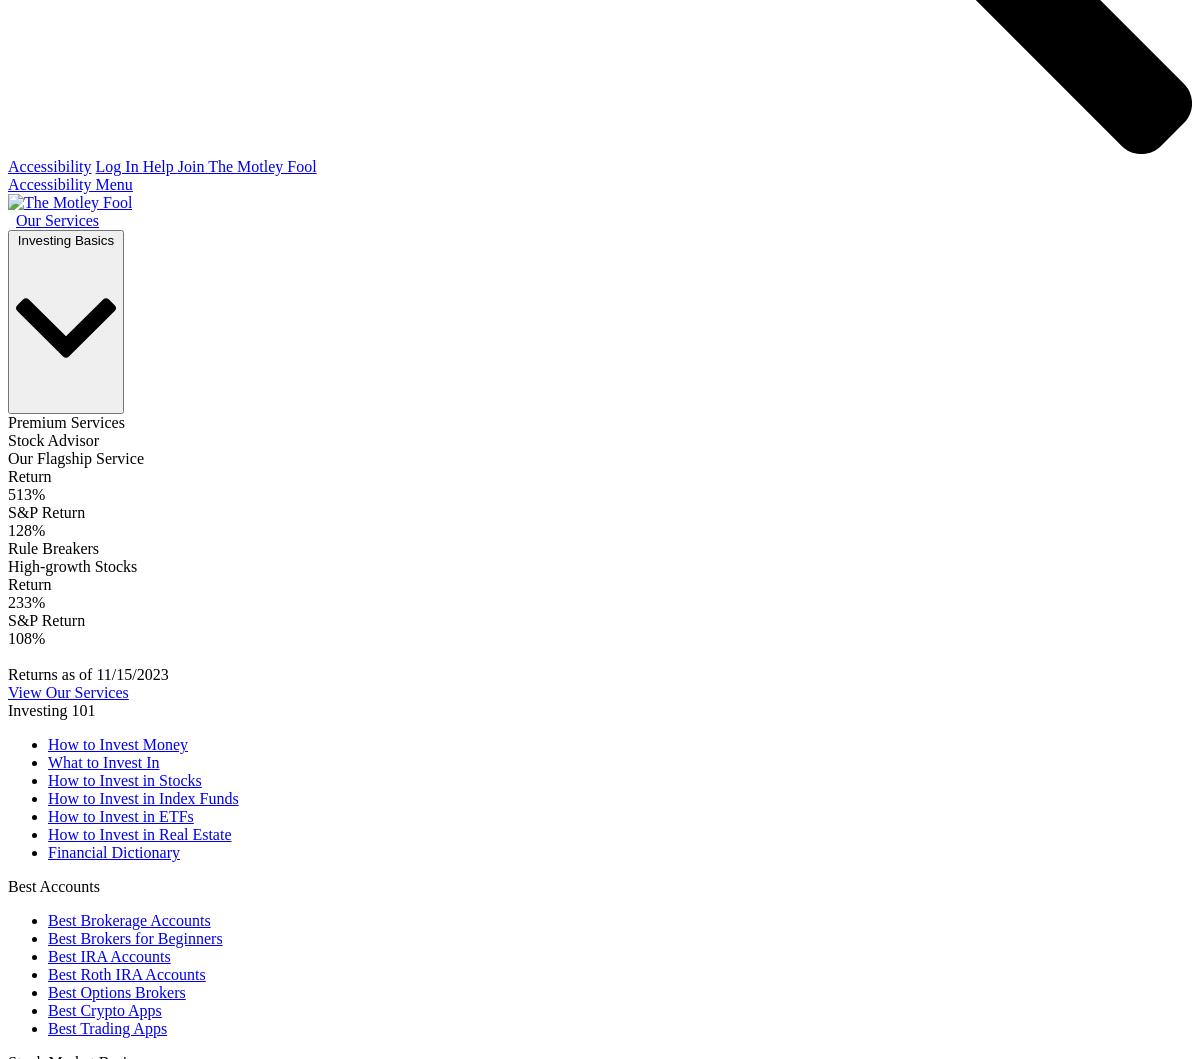  What do you see at coordinates (158, 165) in the screenshot?
I see `'Help'` at bounding box center [158, 165].